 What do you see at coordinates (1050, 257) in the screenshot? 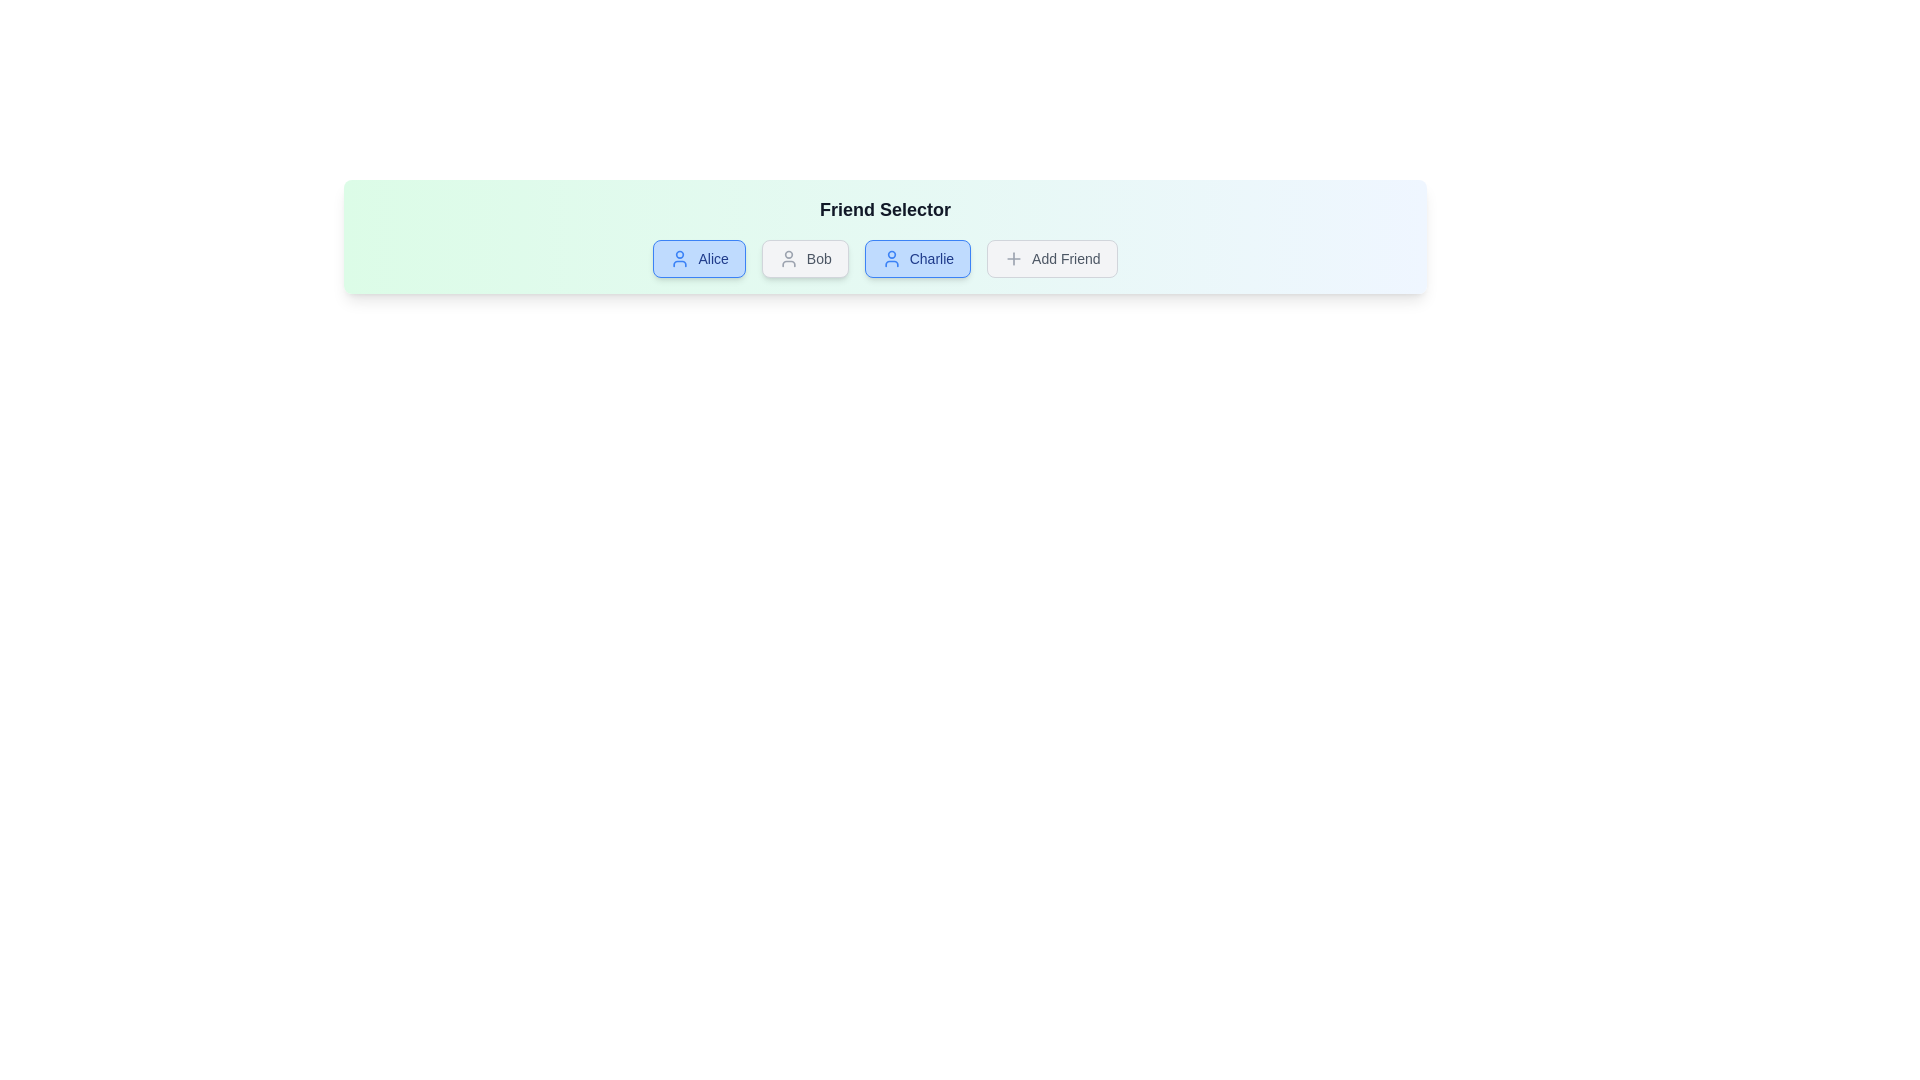
I see `the 'Add Friend' button to trigger the add friend action` at bounding box center [1050, 257].